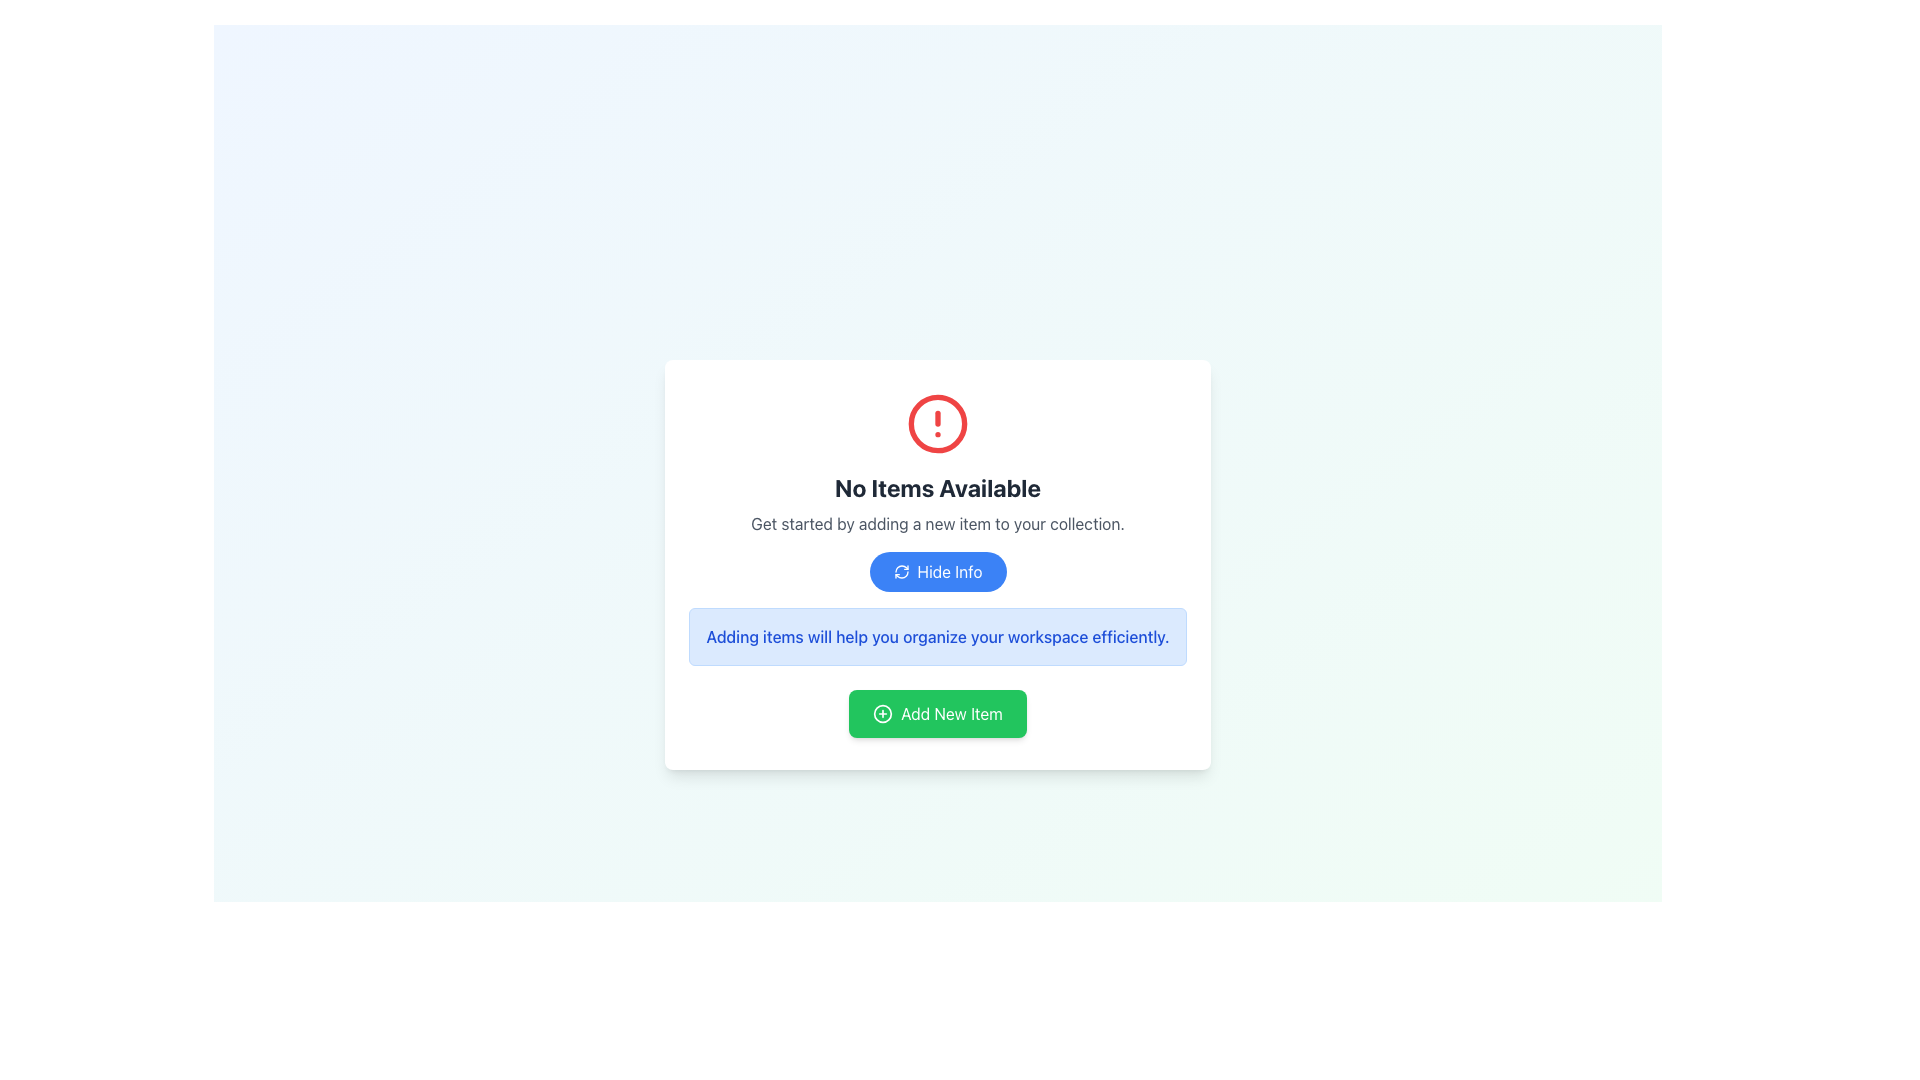  What do you see at coordinates (882, 712) in the screenshot?
I see `the 'add' icon component, which is circular in shape and located at the center of the 'Add New Item' button at the bottom center of the page` at bounding box center [882, 712].